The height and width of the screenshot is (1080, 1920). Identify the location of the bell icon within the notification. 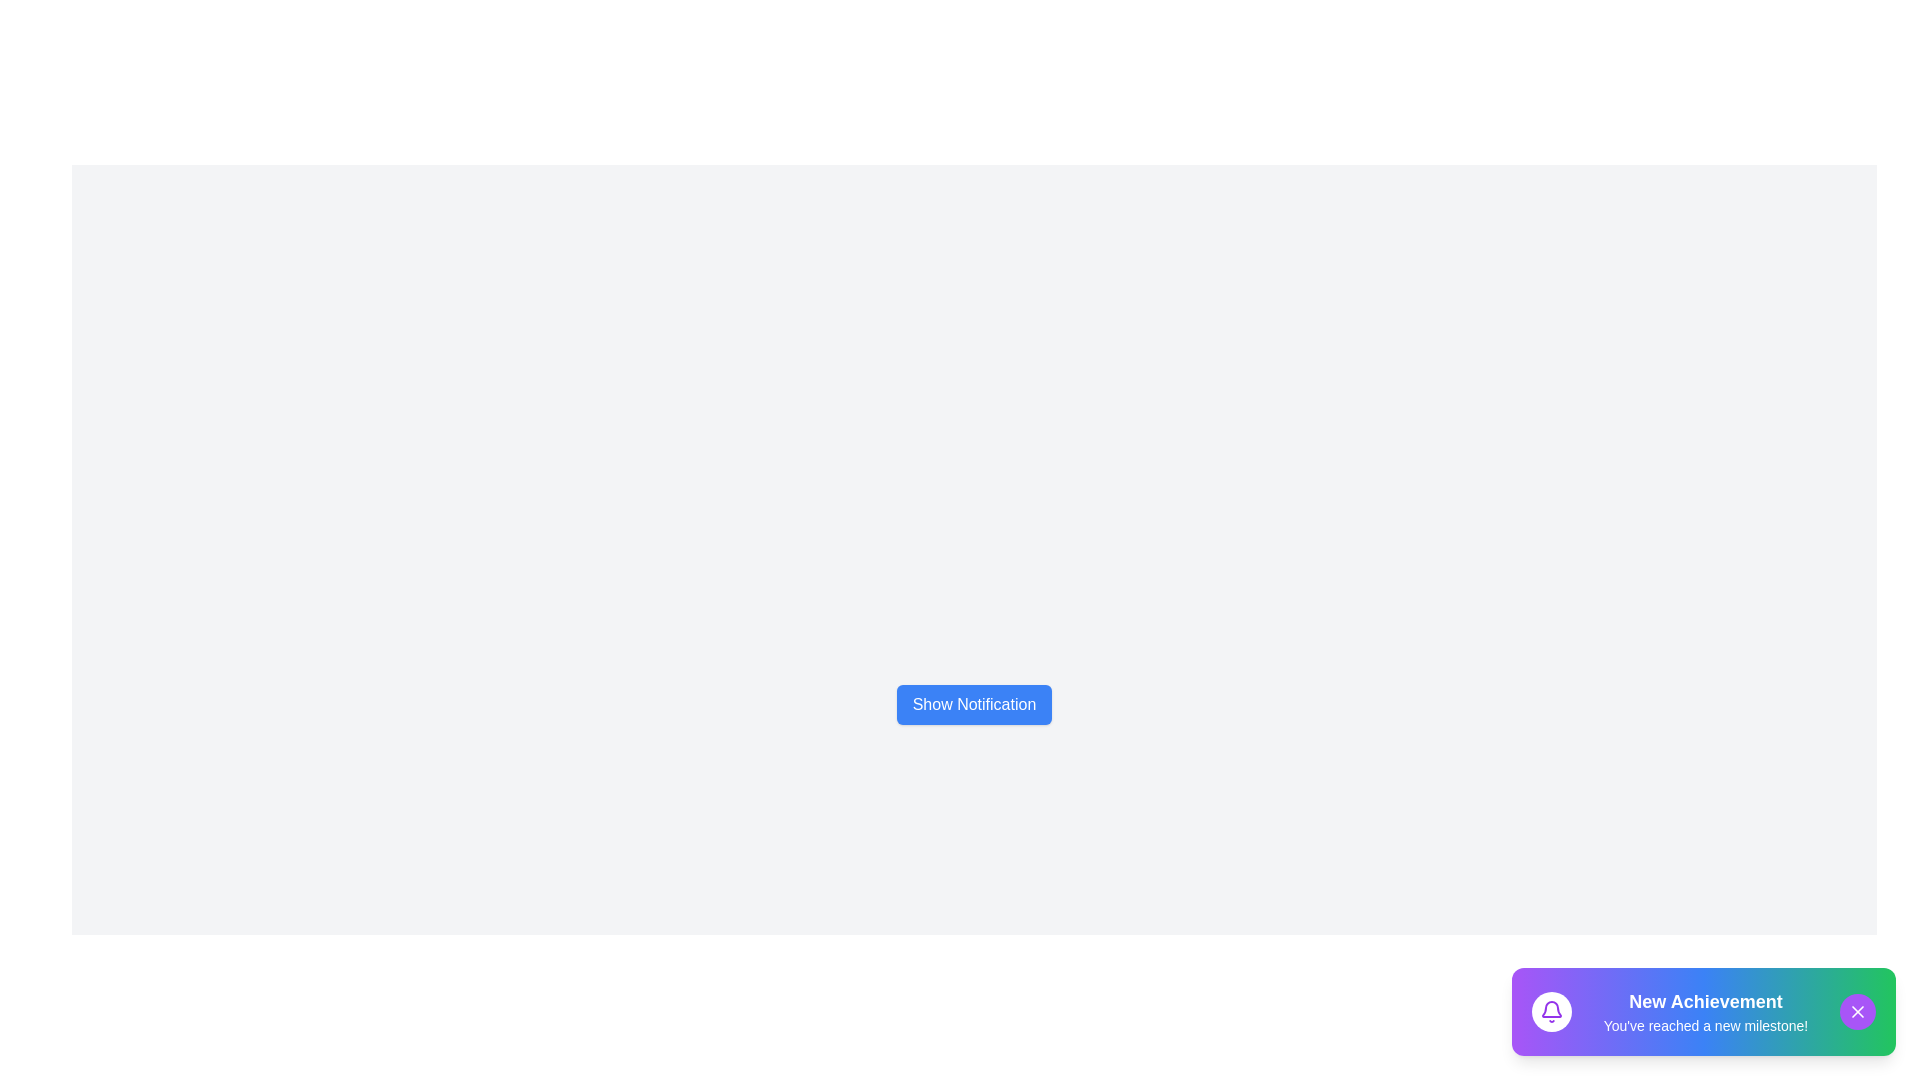
(1550, 1011).